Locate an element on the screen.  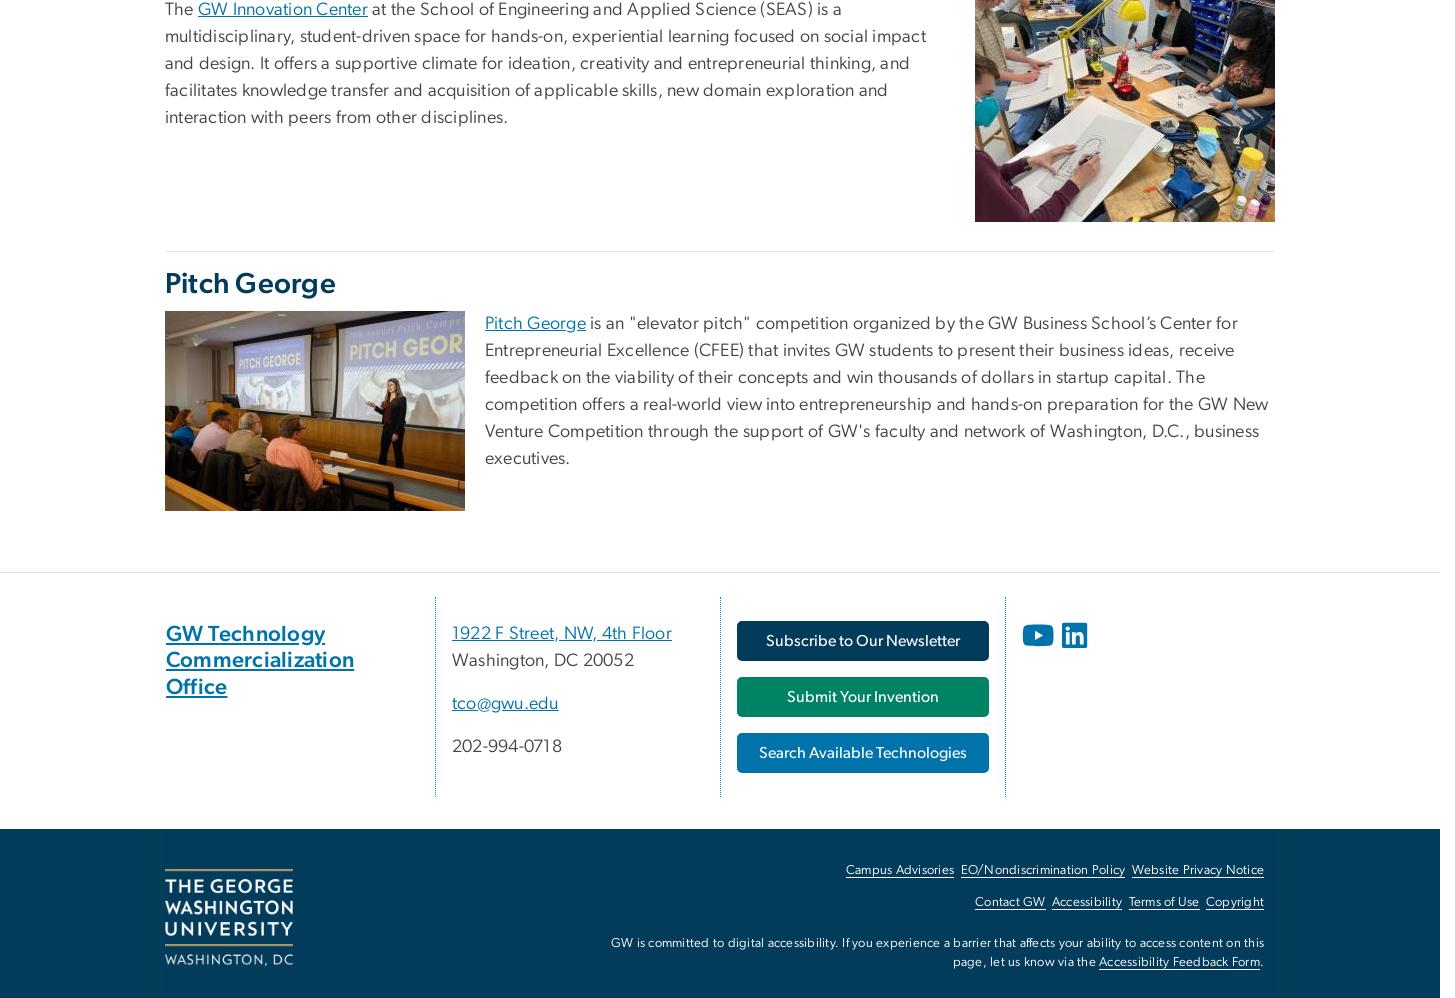
'GW Innovation Center' is located at coordinates (198, 8).